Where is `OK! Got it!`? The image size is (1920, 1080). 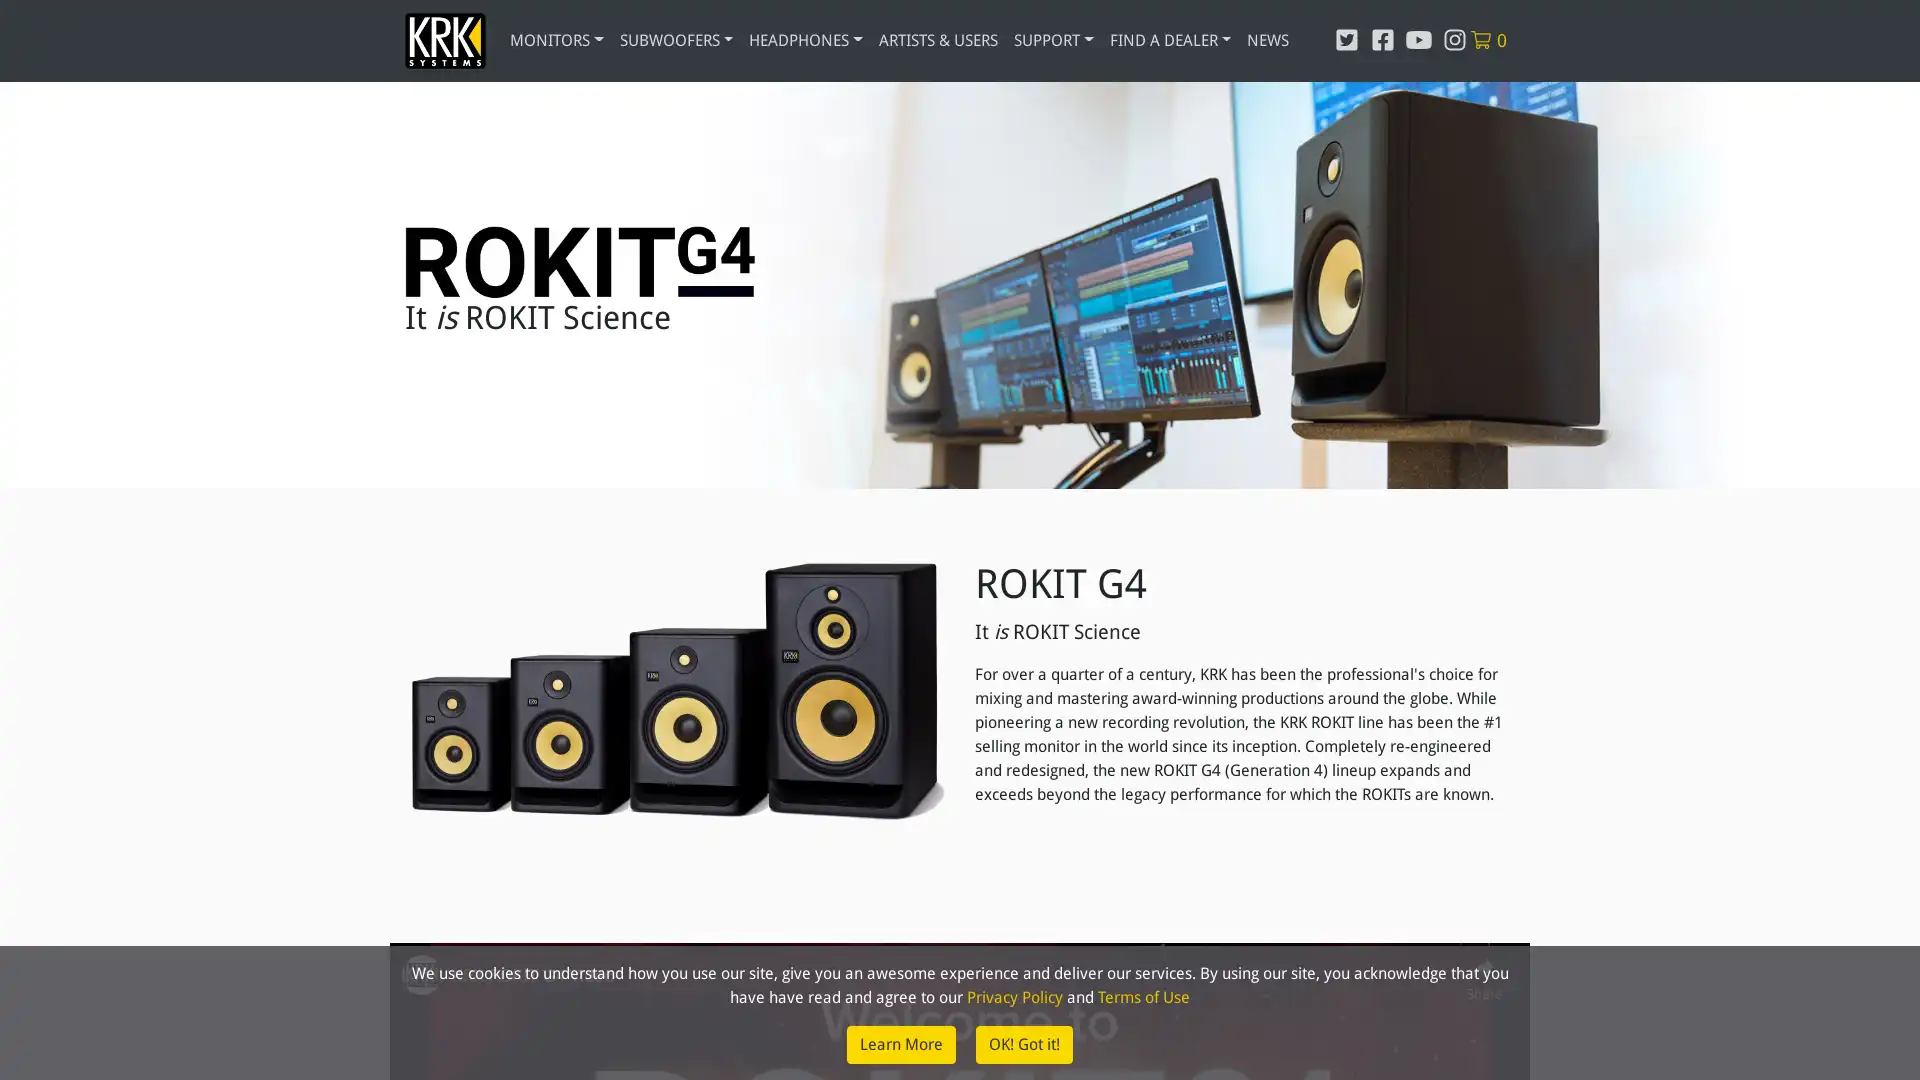 OK! Got it! is located at coordinates (1024, 1044).